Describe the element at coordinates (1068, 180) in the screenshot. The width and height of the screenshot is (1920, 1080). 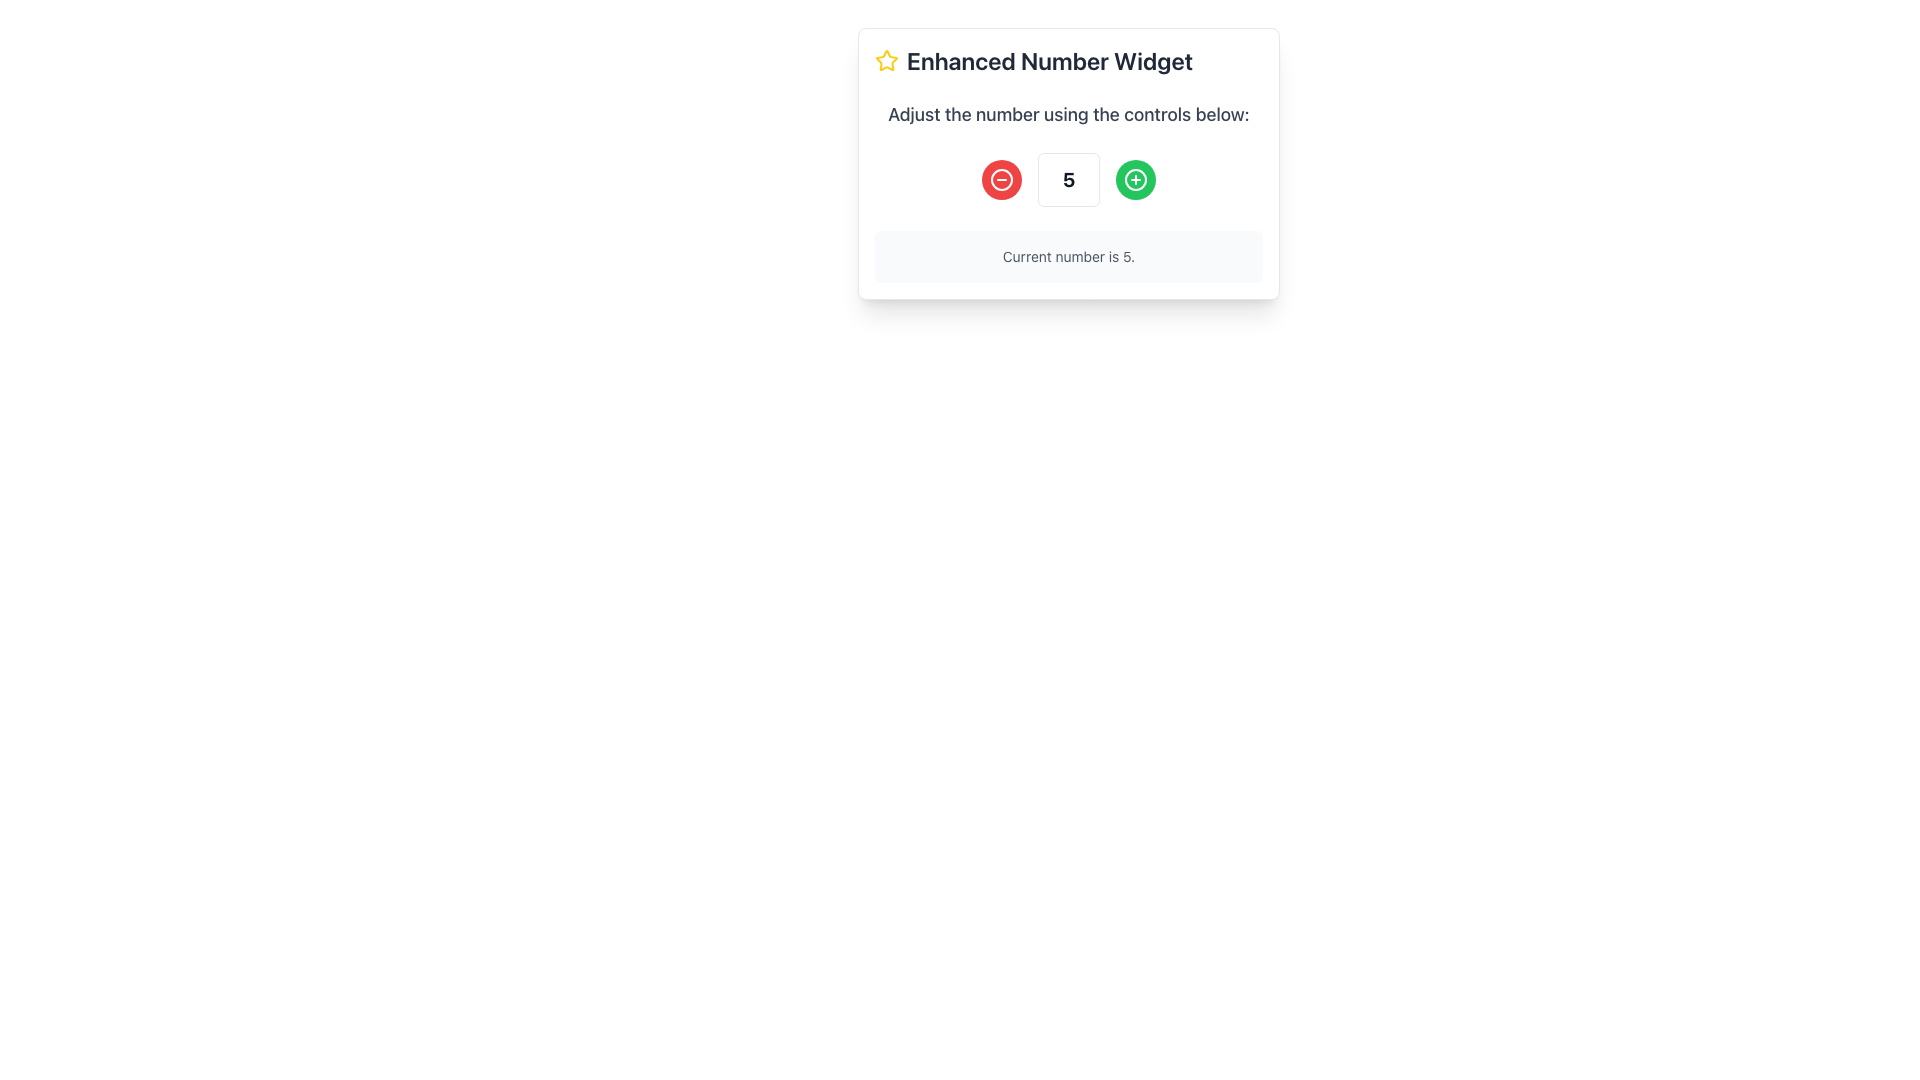
I see `the Text Display element that shows the current numerical value, located beneath the instruction text and between a red circular button and a green circular button` at that location.